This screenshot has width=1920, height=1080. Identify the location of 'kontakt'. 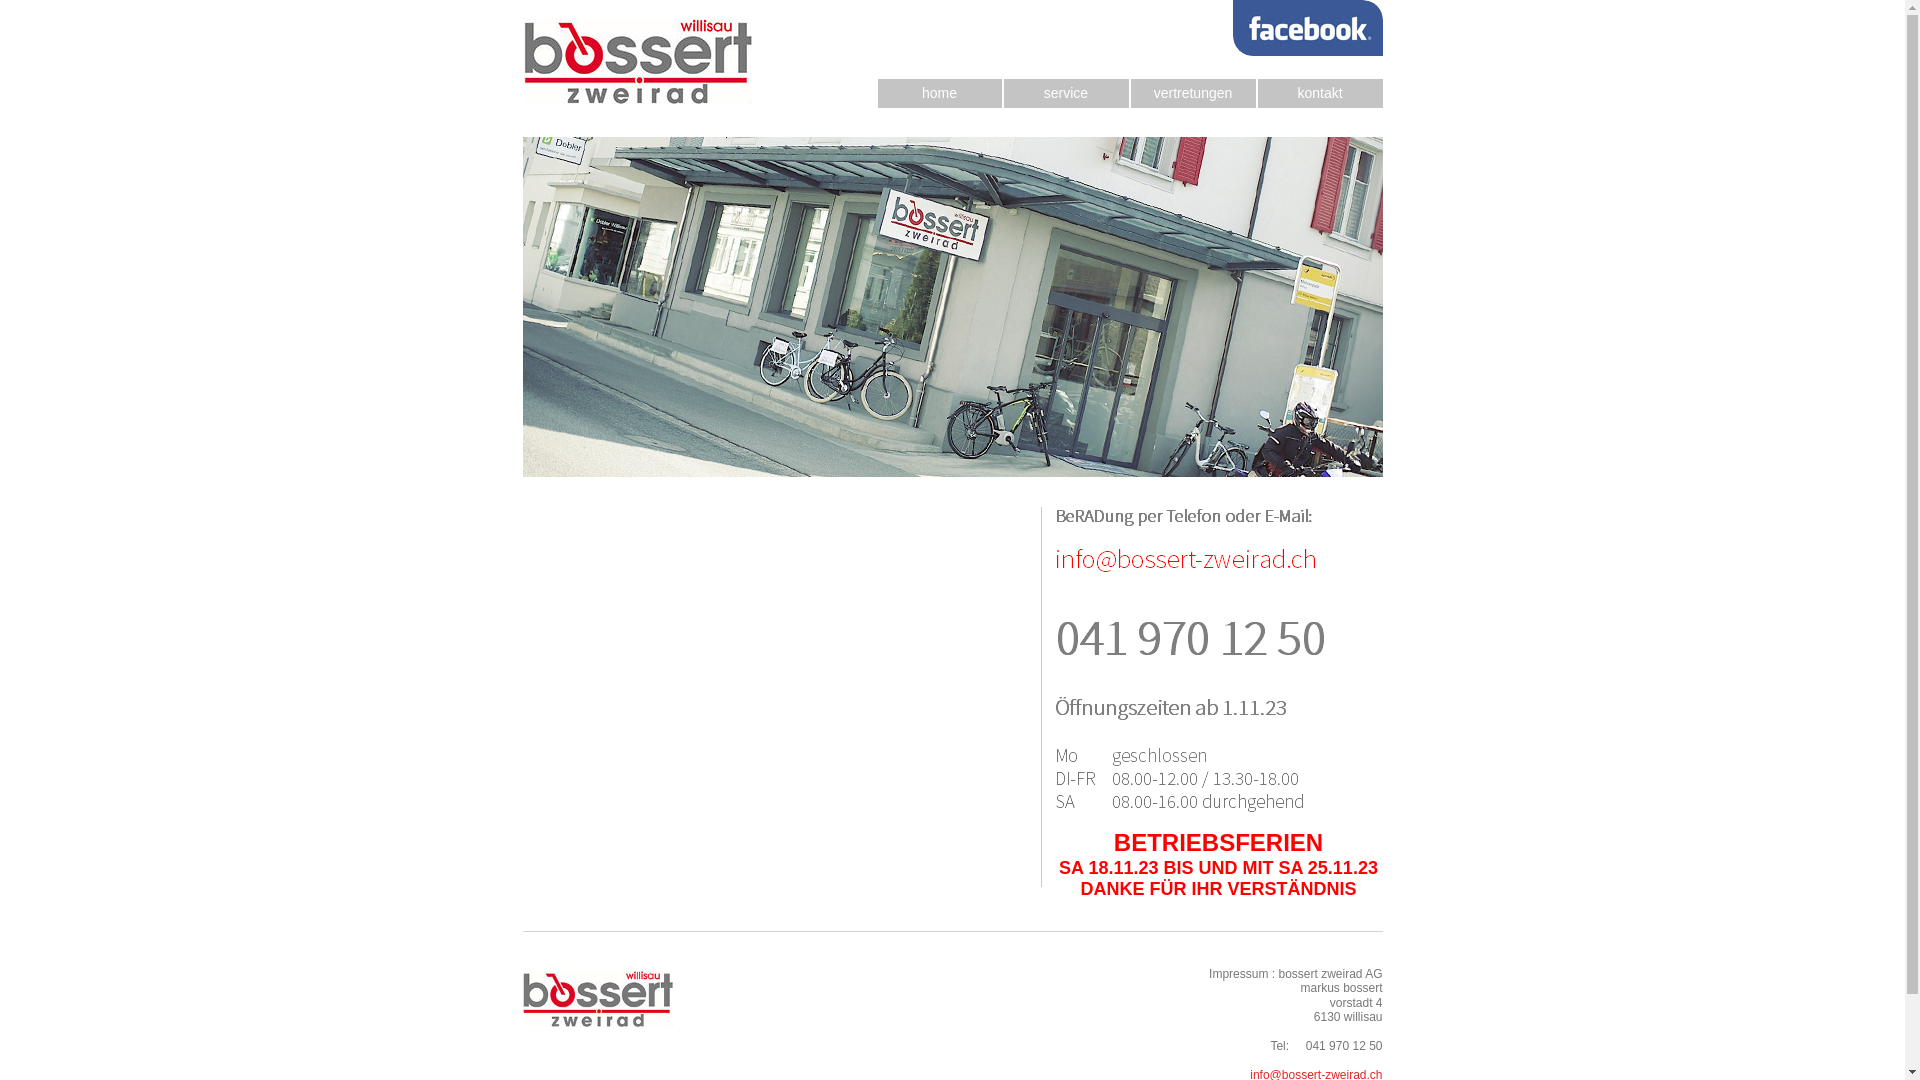
(1320, 93).